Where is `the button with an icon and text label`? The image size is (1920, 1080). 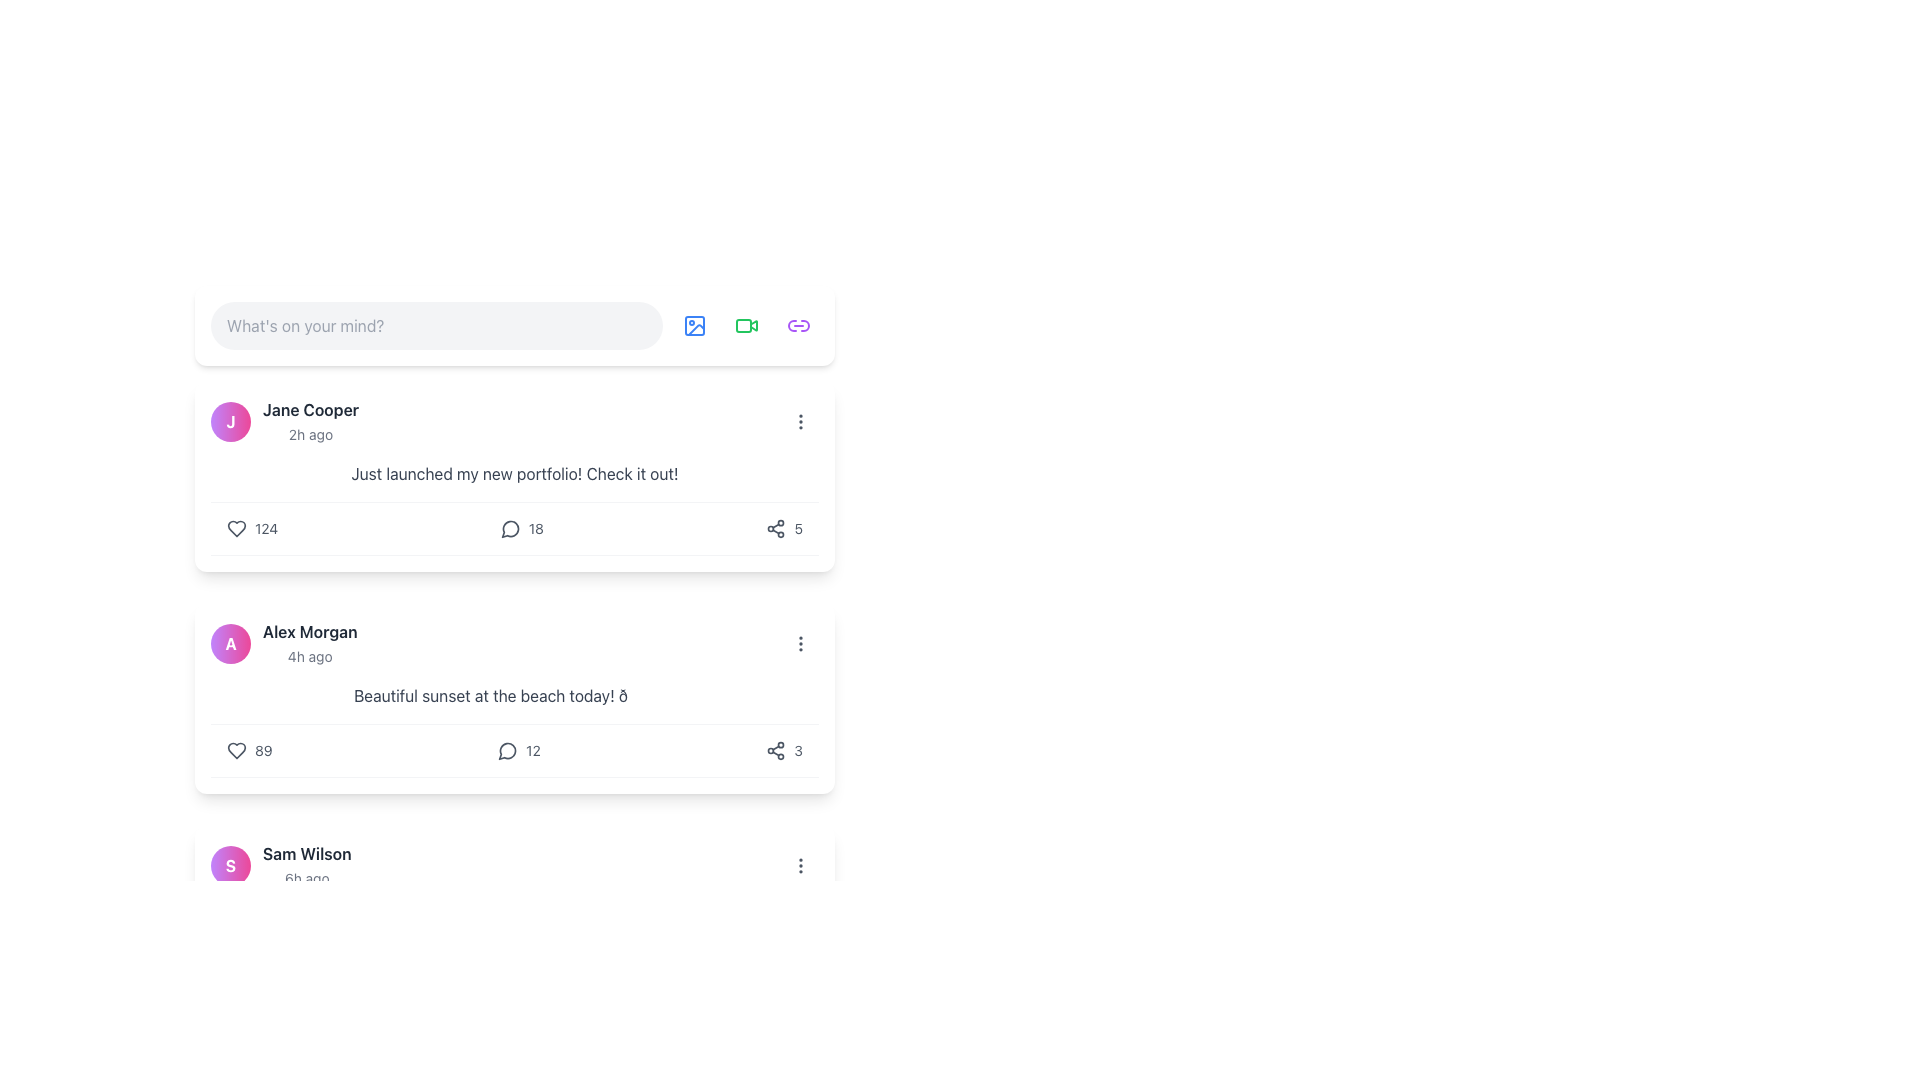 the button with an icon and text label is located at coordinates (519, 751).